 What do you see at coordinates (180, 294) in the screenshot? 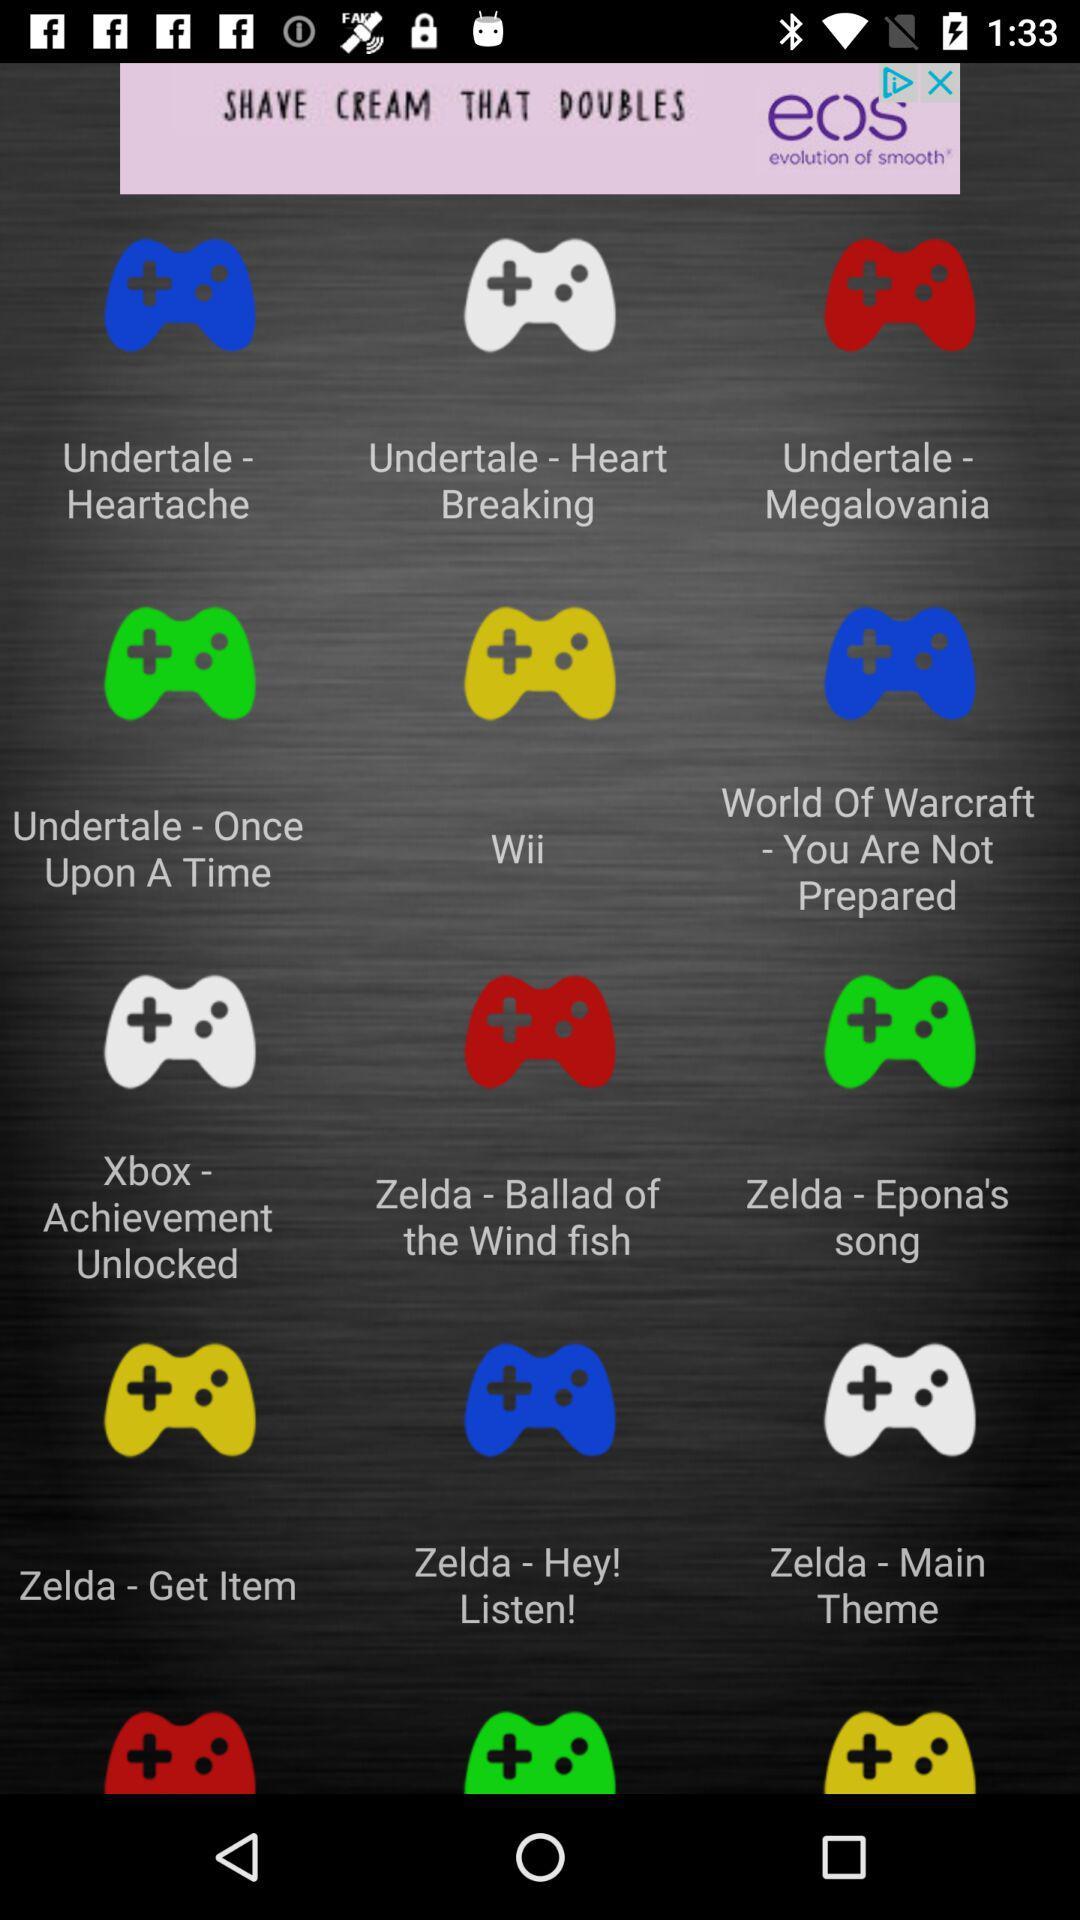
I see `icon` at bounding box center [180, 294].